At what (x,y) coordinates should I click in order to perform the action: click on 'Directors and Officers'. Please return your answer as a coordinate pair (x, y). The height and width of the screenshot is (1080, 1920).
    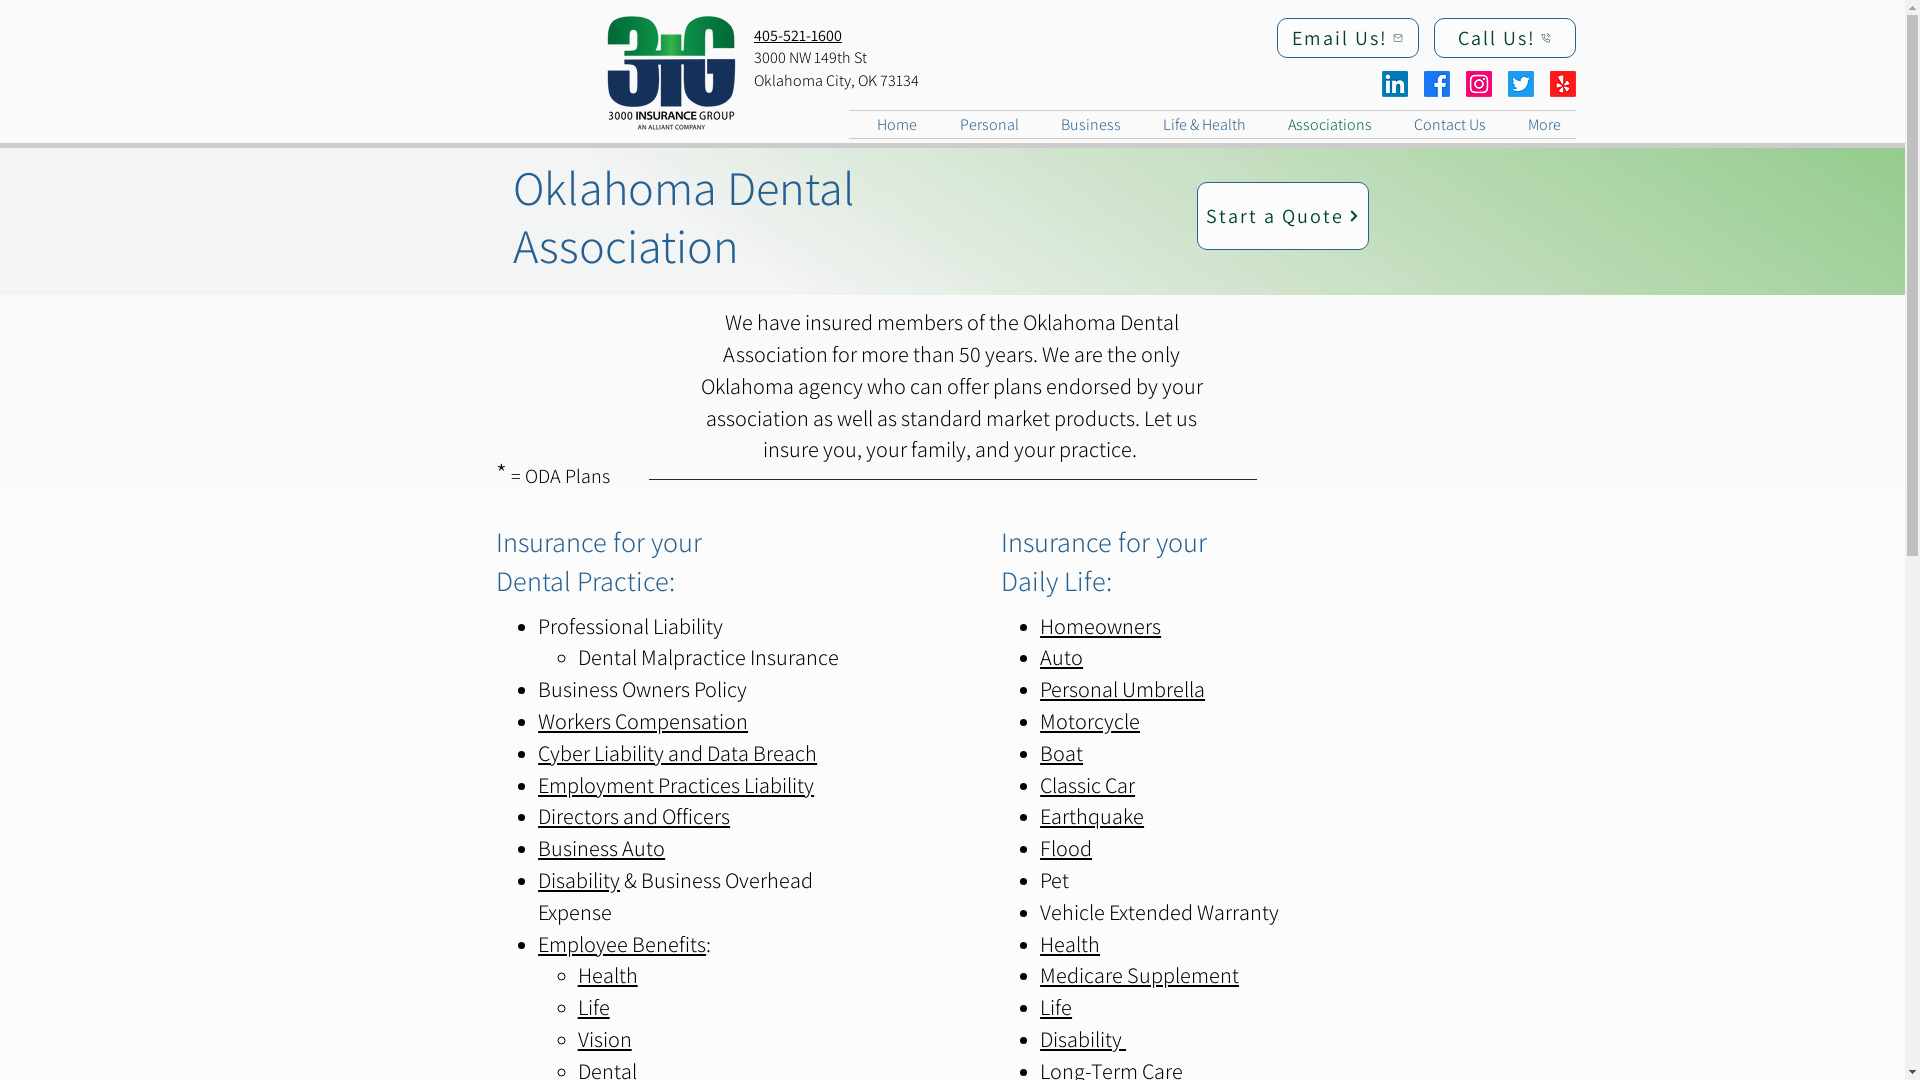
    Looking at the image, I should click on (632, 816).